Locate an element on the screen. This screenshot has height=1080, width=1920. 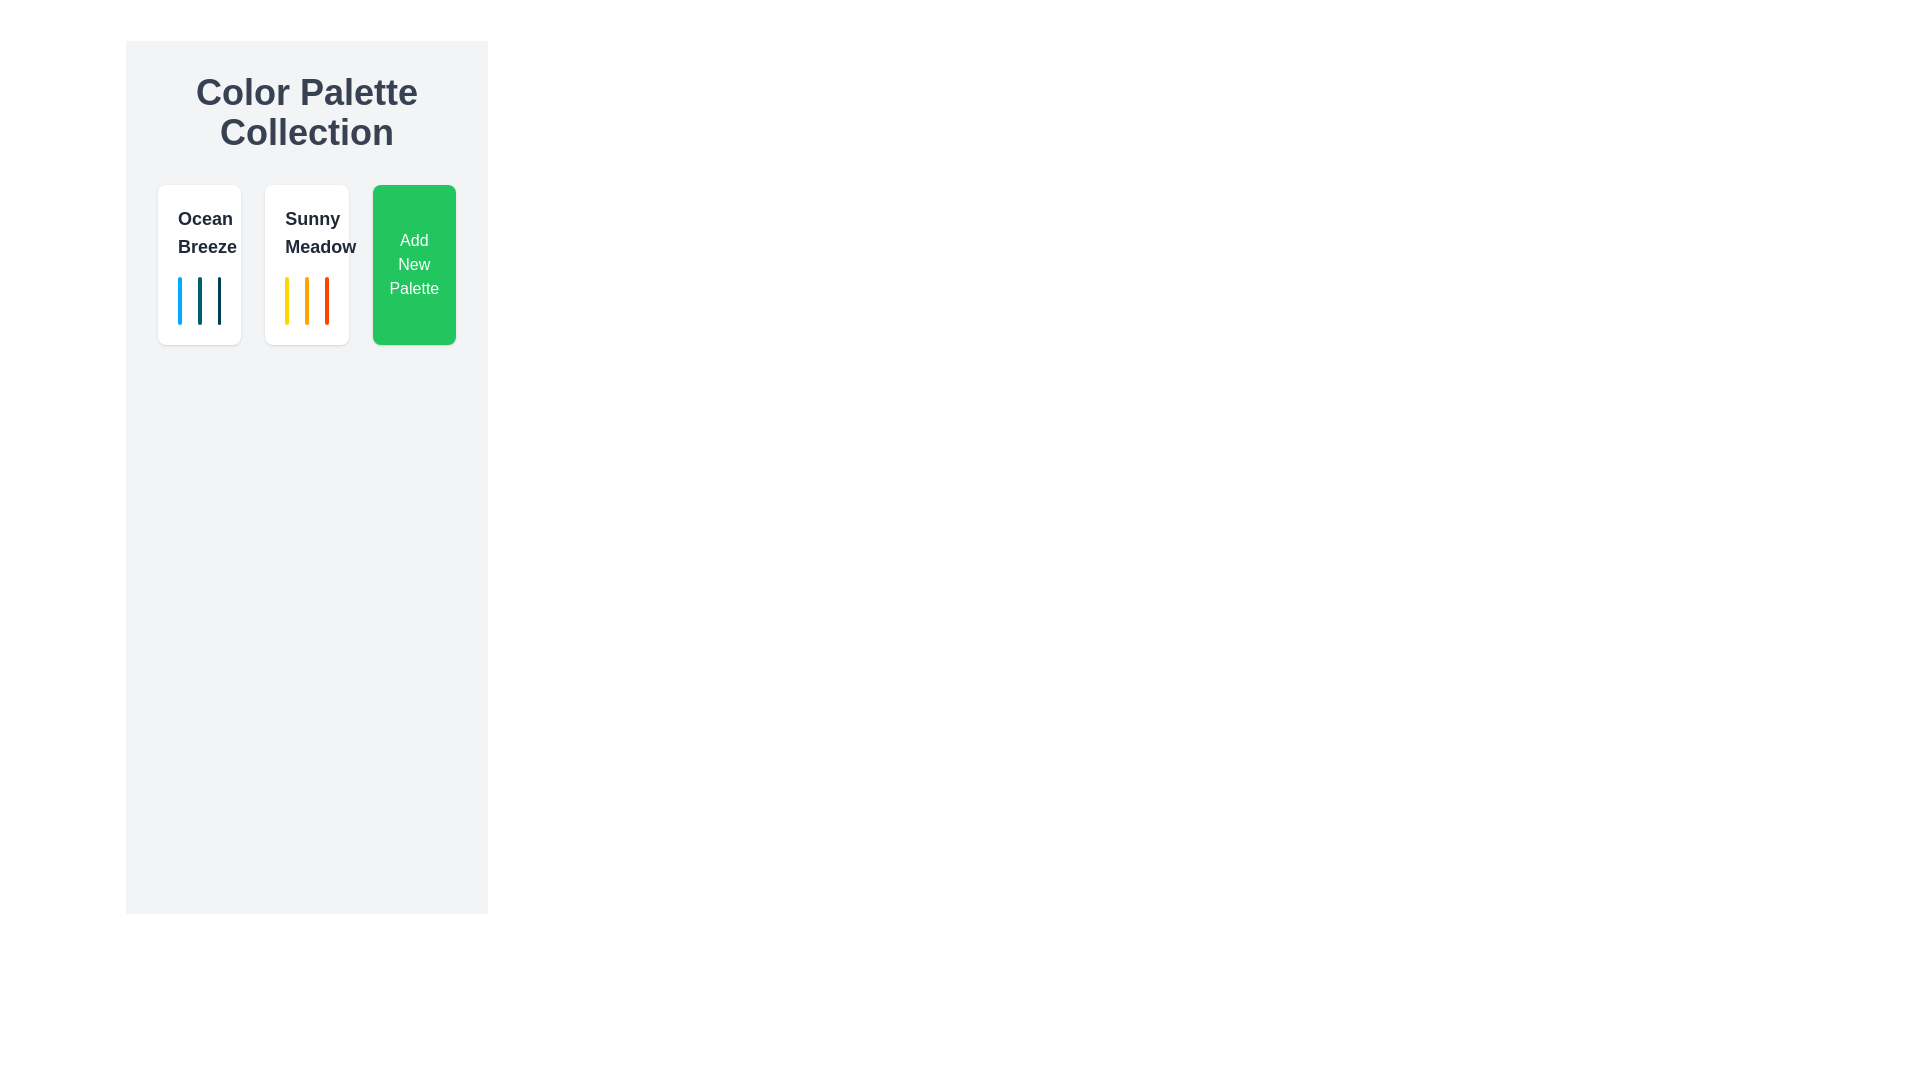
the color palette element consisting of yellow, orange, and red blocks within the 'Sunny Meadow' card is located at coordinates (306, 300).